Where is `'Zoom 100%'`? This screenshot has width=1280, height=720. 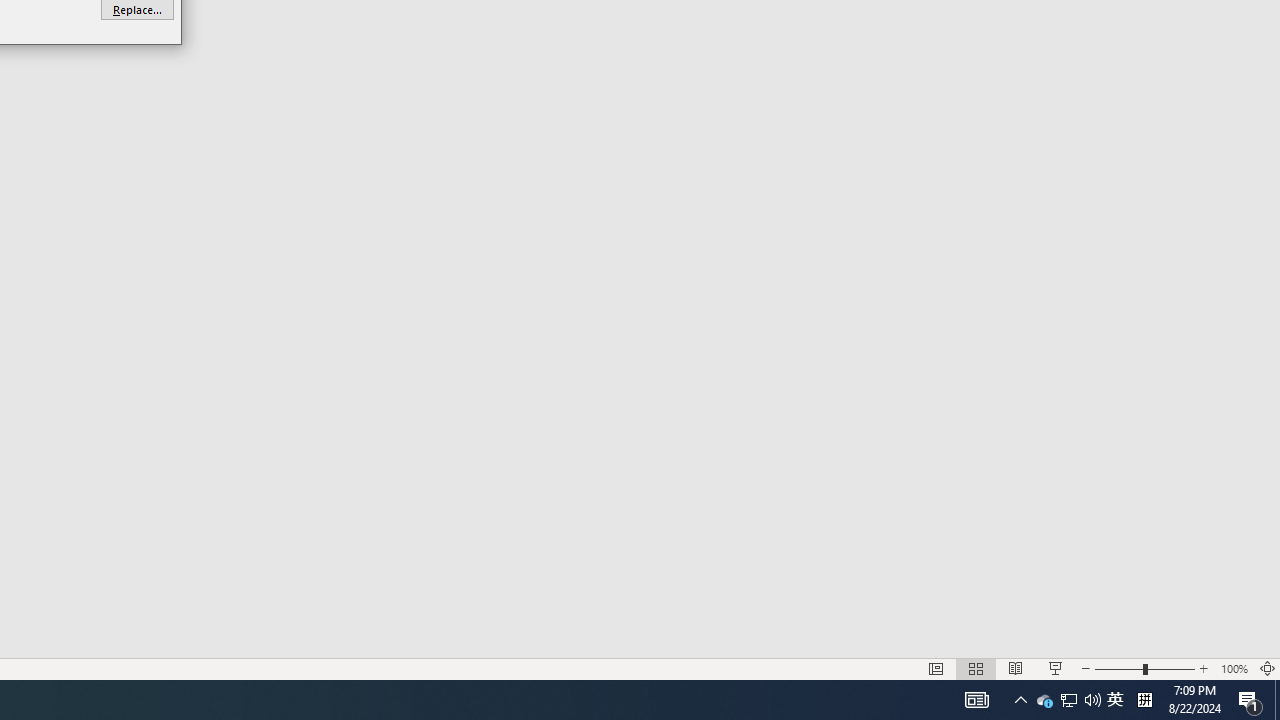 'Zoom 100%' is located at coordinates (1250, 698).